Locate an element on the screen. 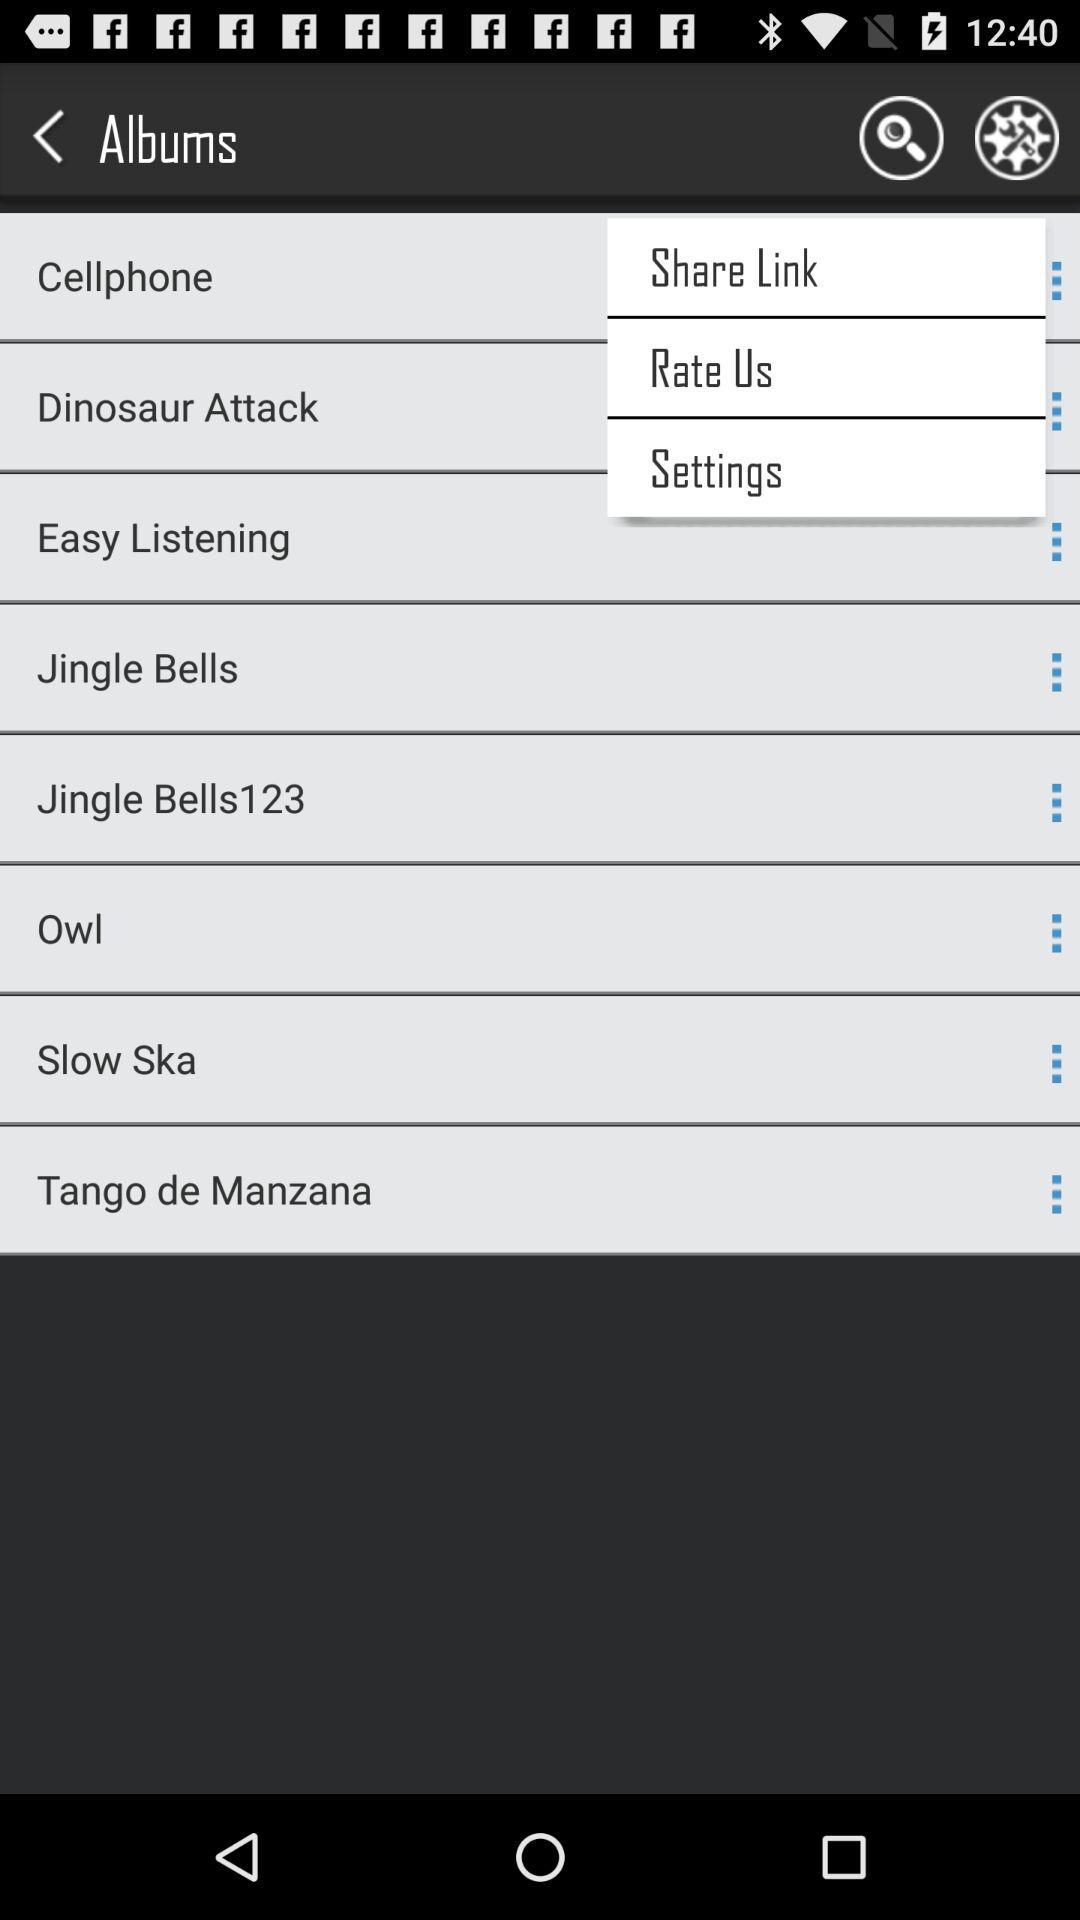 Image resolution: width=1080 pixels, height=1920 pixels. the arrow on left side of albums is located at coordinates (51, 137).